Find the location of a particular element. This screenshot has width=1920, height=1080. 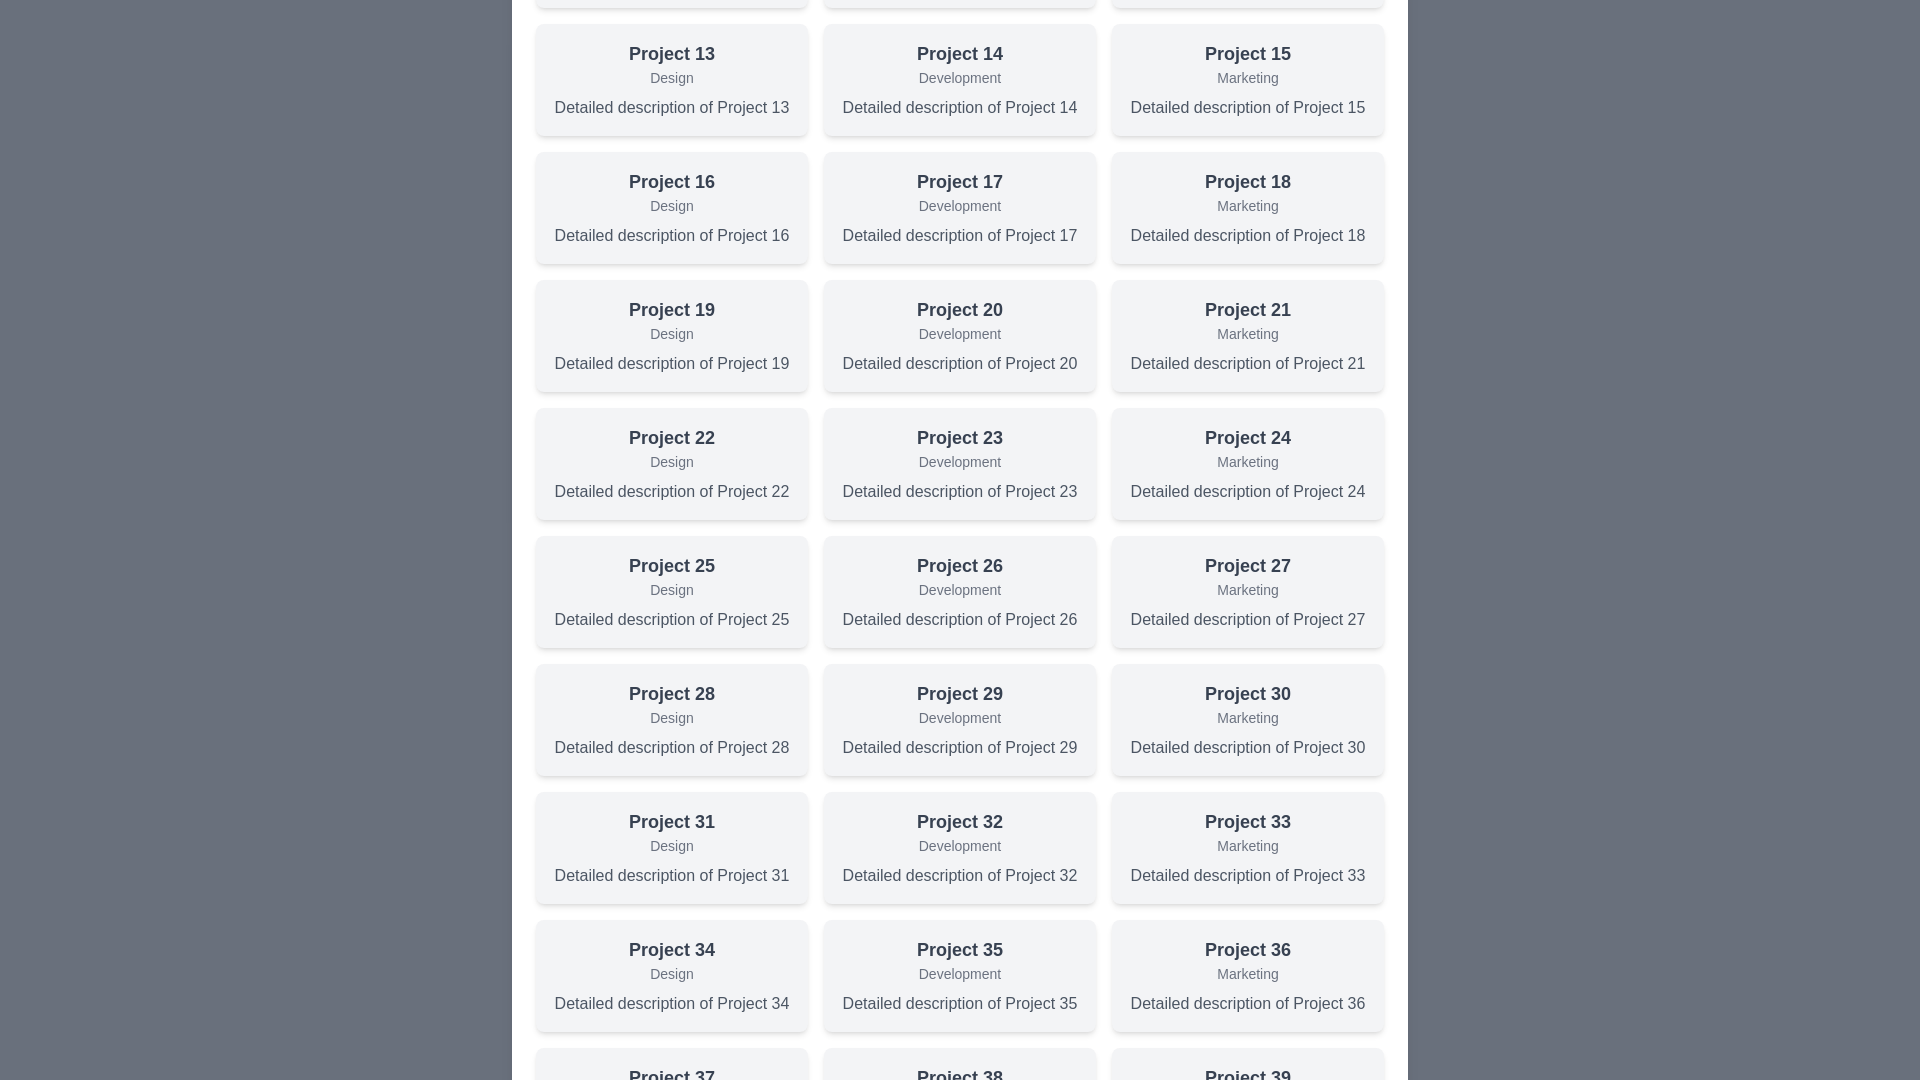

the background overlay to close the dialog is located at coordinates (960, 540).